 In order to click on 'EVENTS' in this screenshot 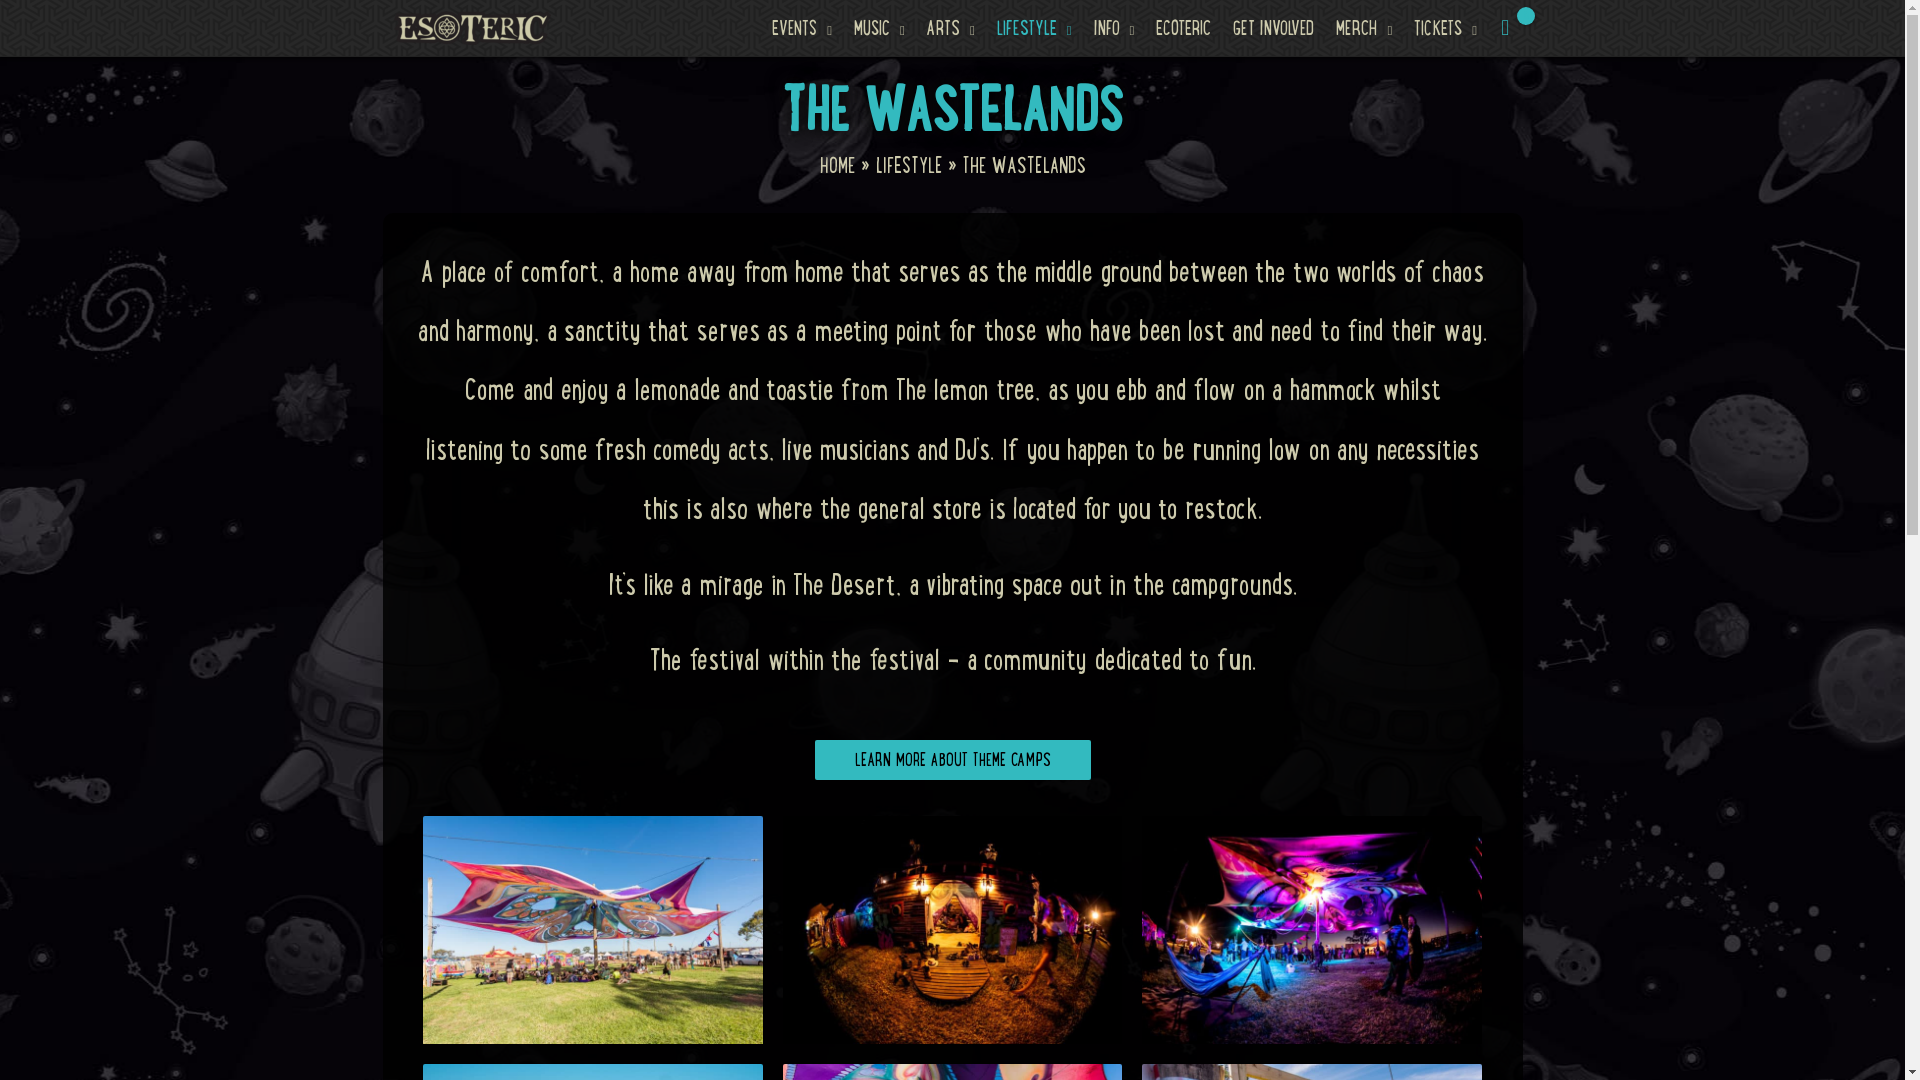, I will do `click(801, 27)`.